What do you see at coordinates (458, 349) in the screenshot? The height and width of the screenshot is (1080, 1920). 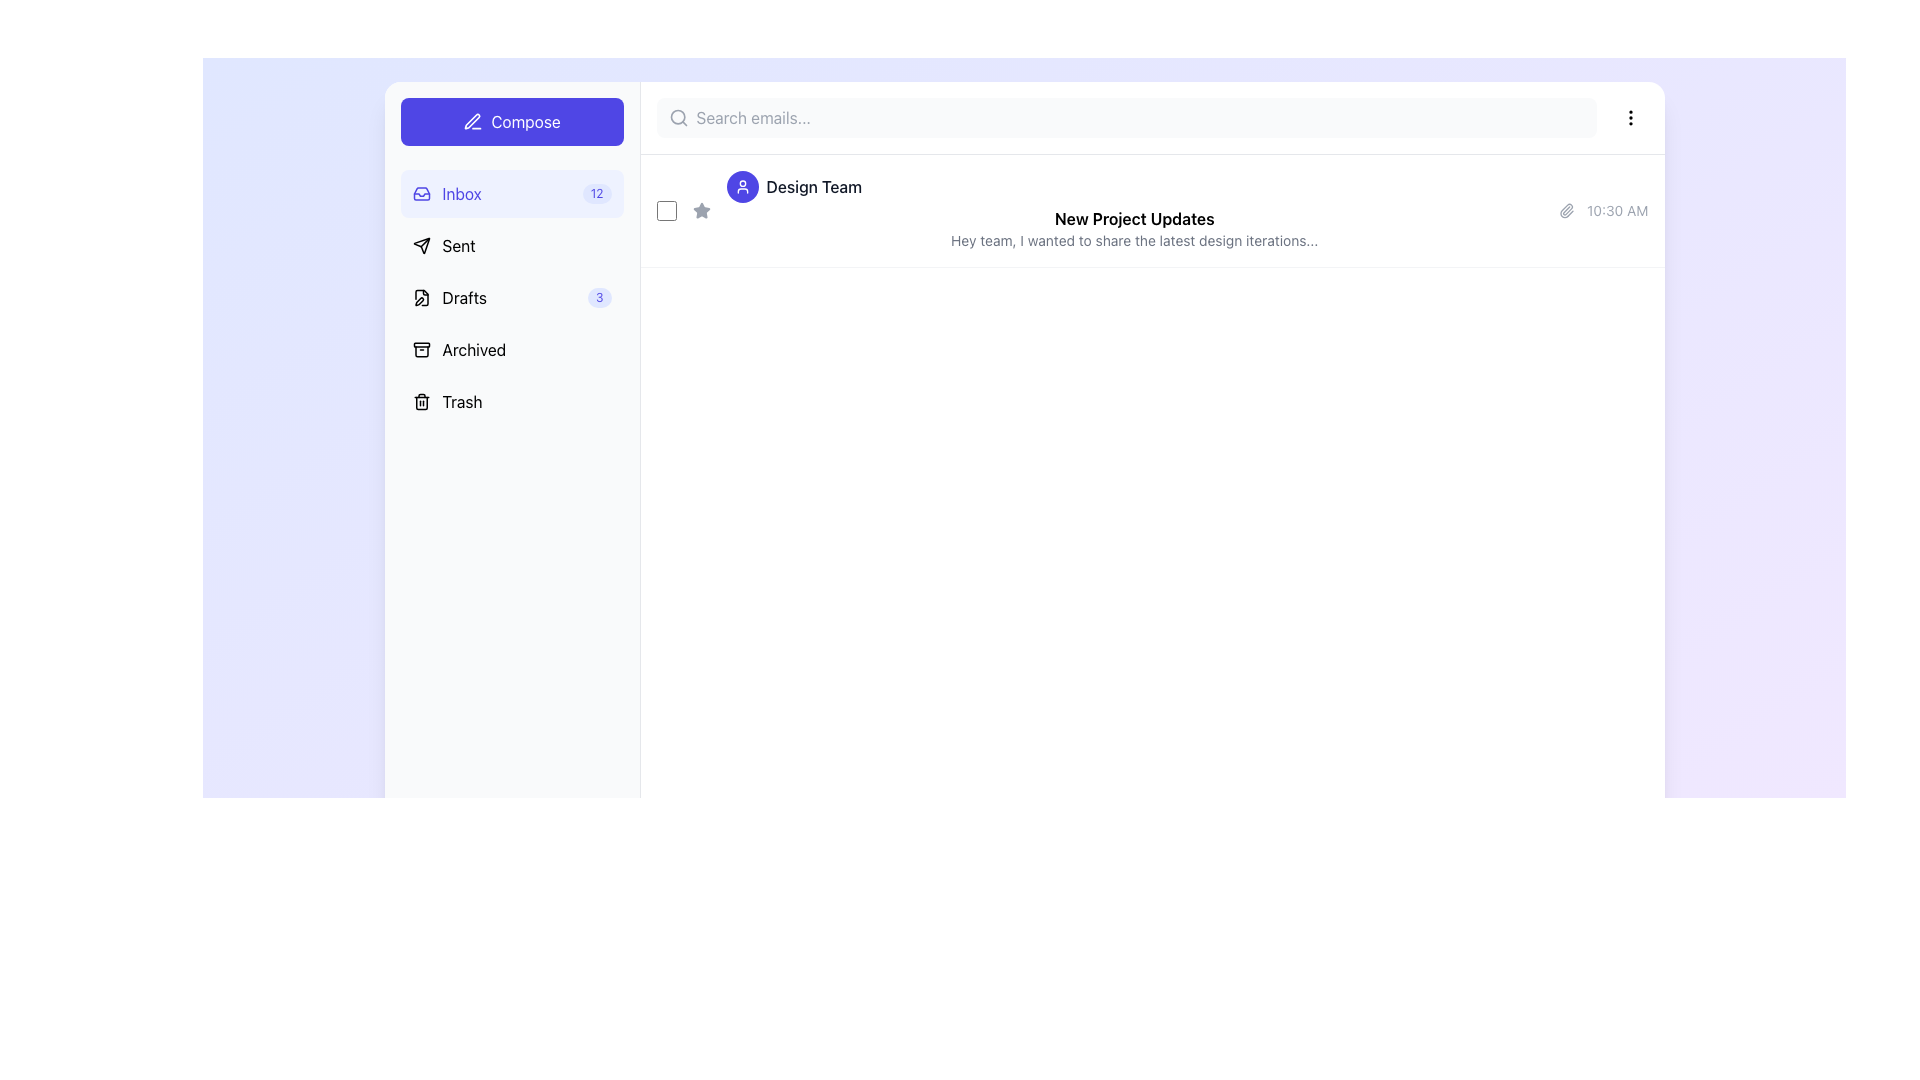 I see `the 'Archived' clickable navigation link in the vertical menu` at bounding box center [458, 349].